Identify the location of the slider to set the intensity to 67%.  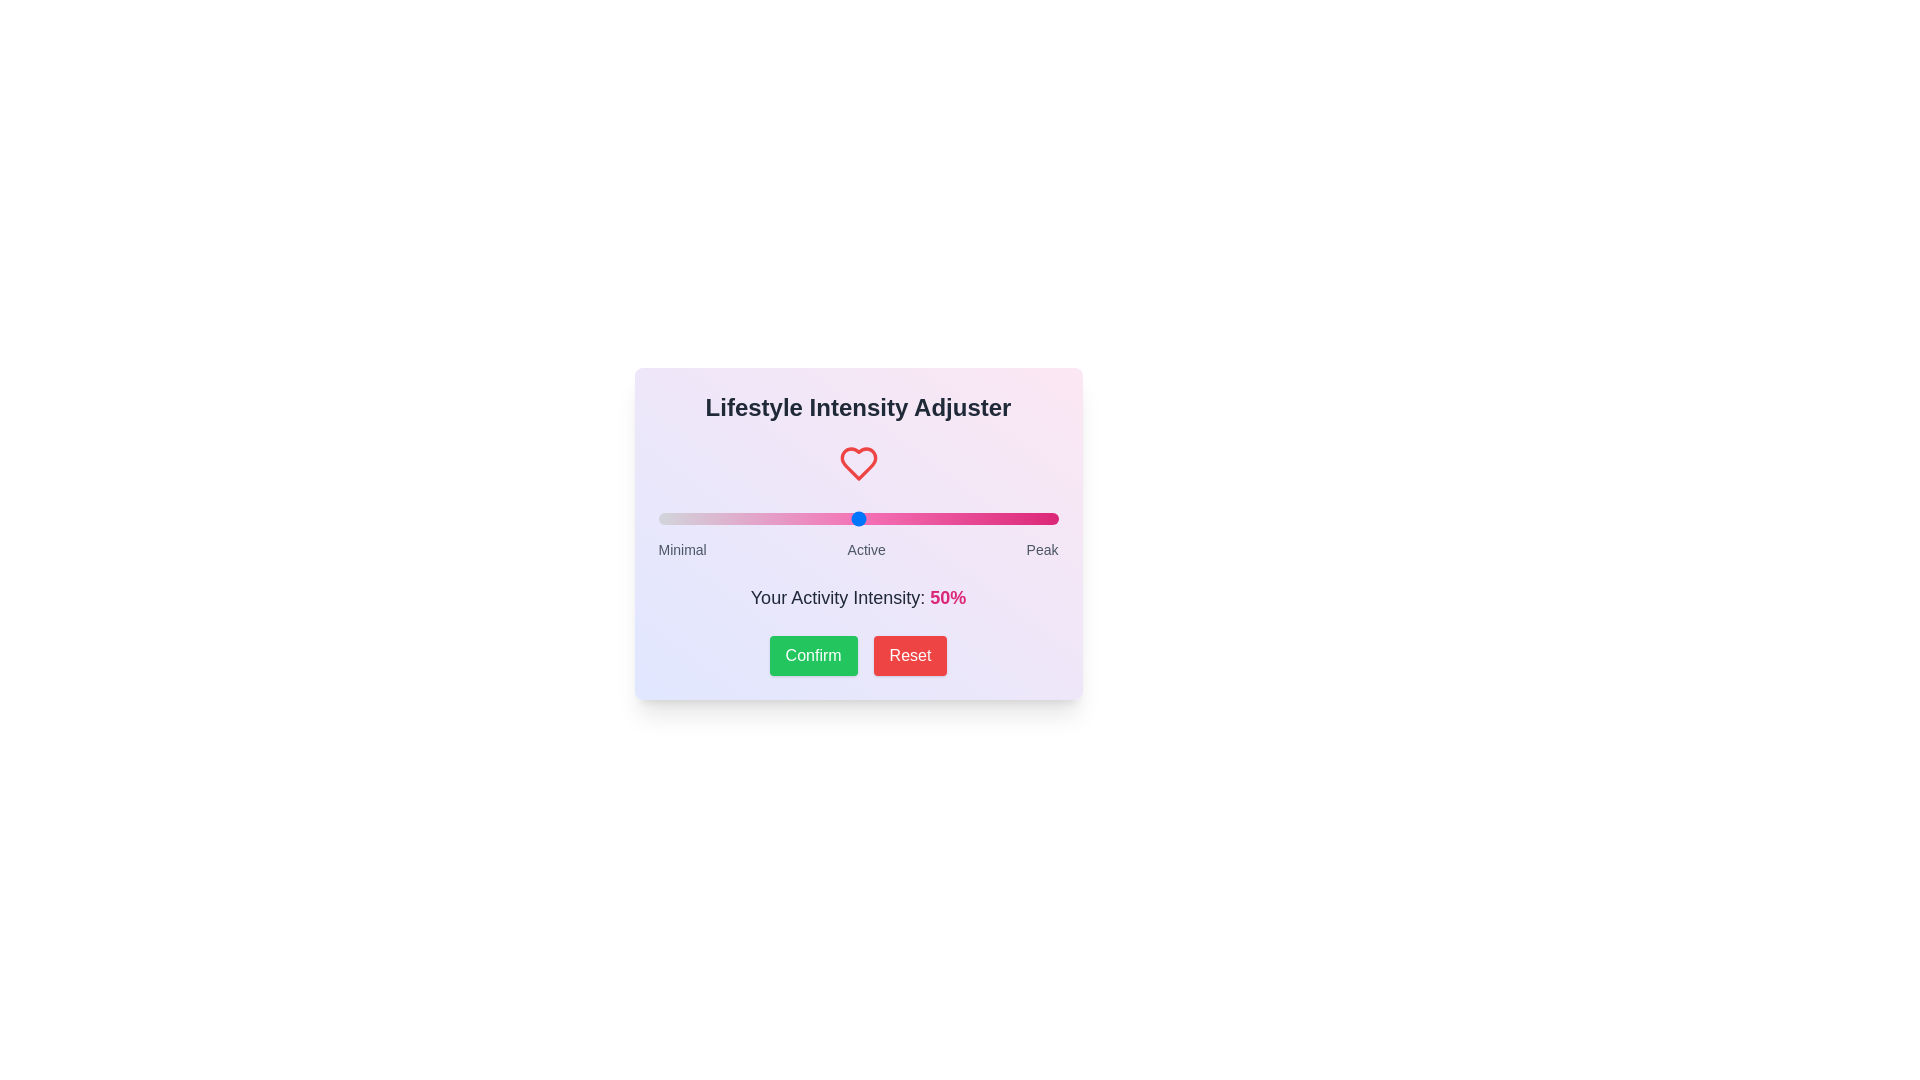
(925, 518).